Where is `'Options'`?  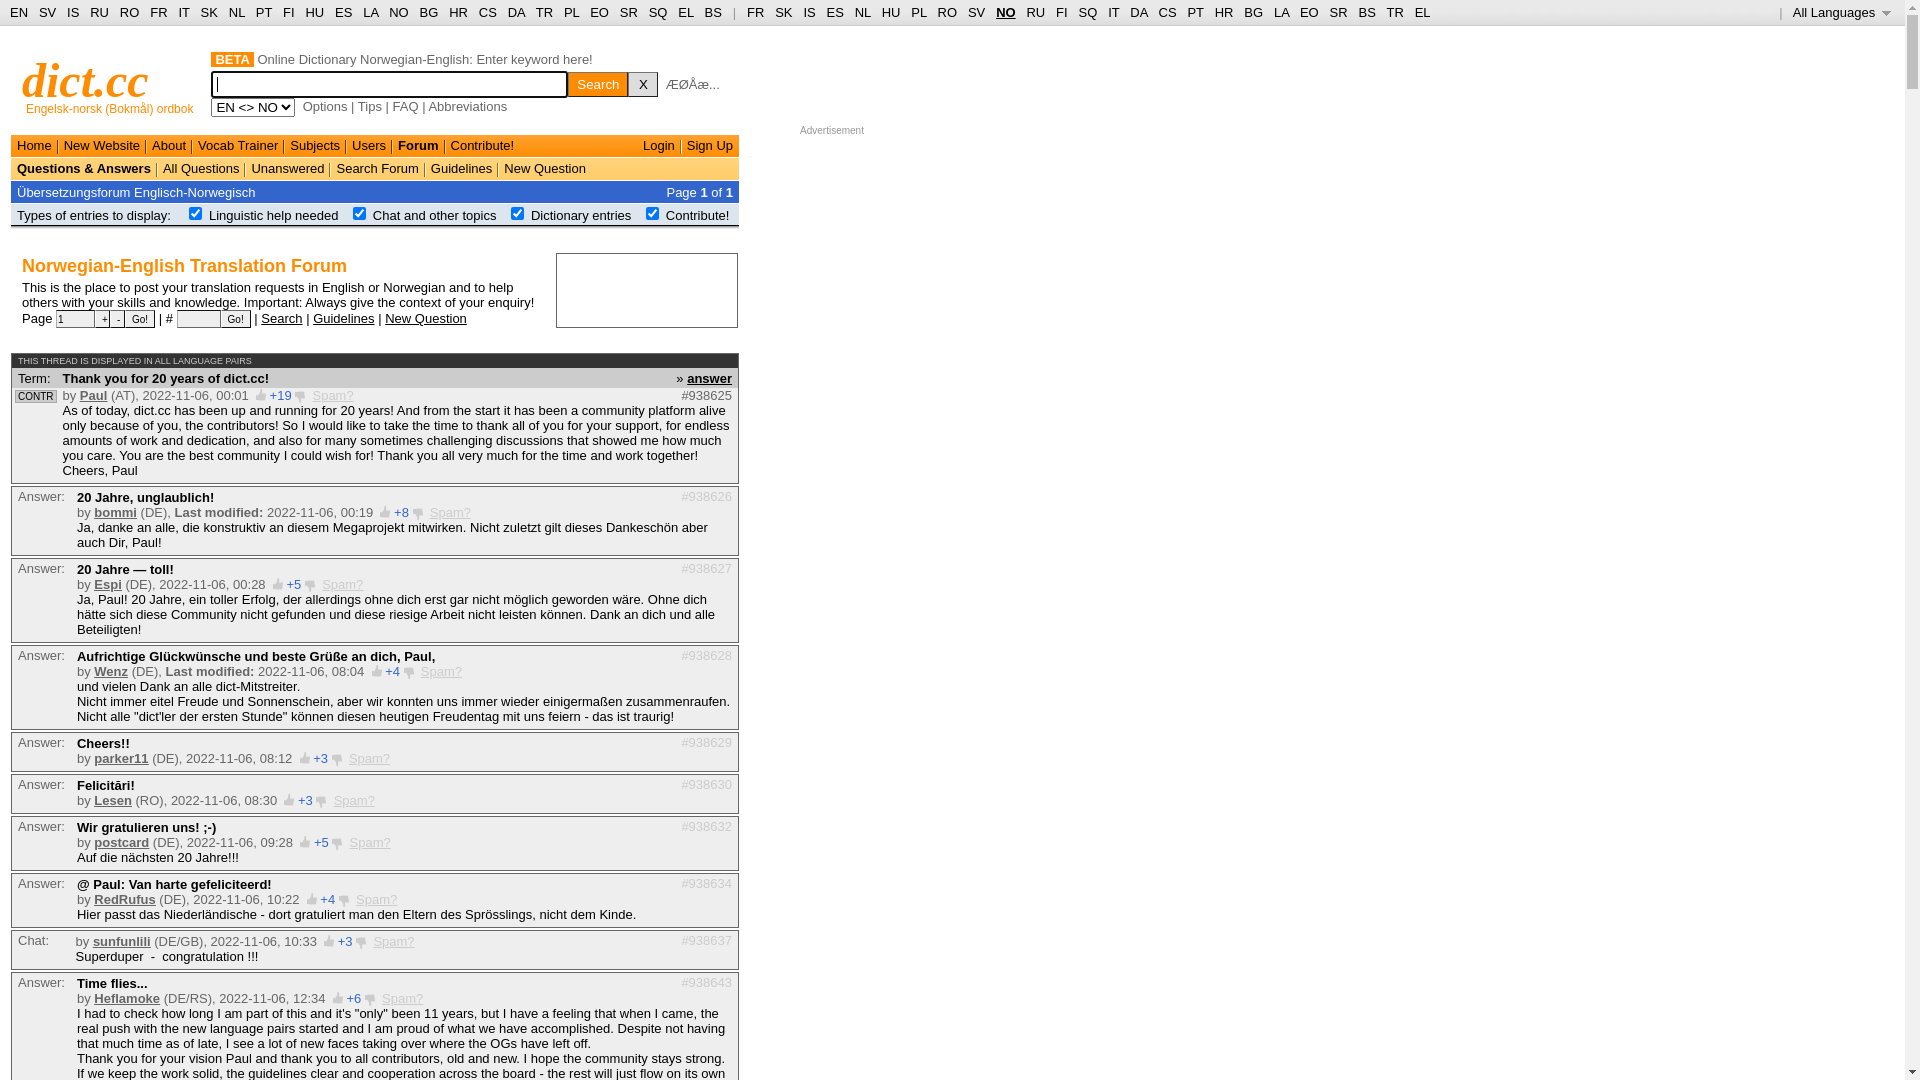
'Options' is located at coordinates (325, 106).